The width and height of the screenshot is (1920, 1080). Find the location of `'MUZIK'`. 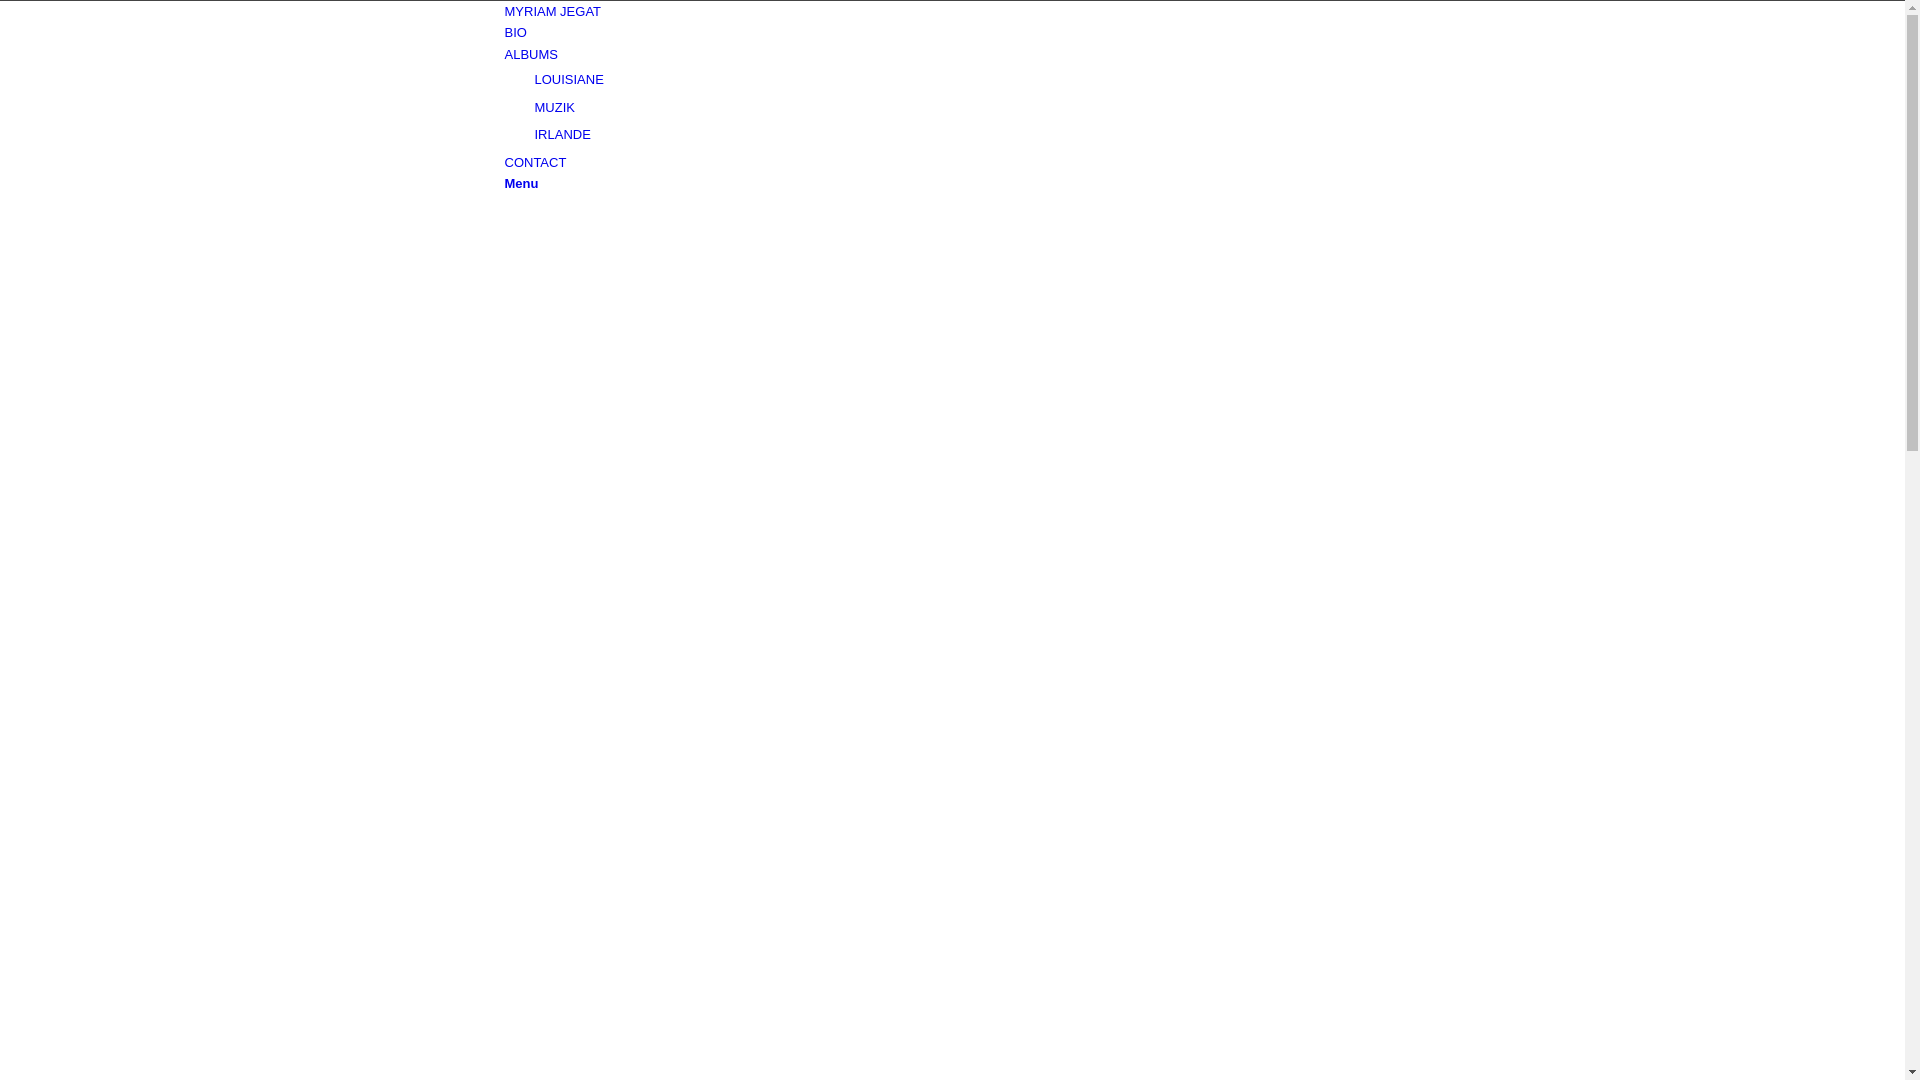

'MUZIK' is located at coordinates (553, 107).